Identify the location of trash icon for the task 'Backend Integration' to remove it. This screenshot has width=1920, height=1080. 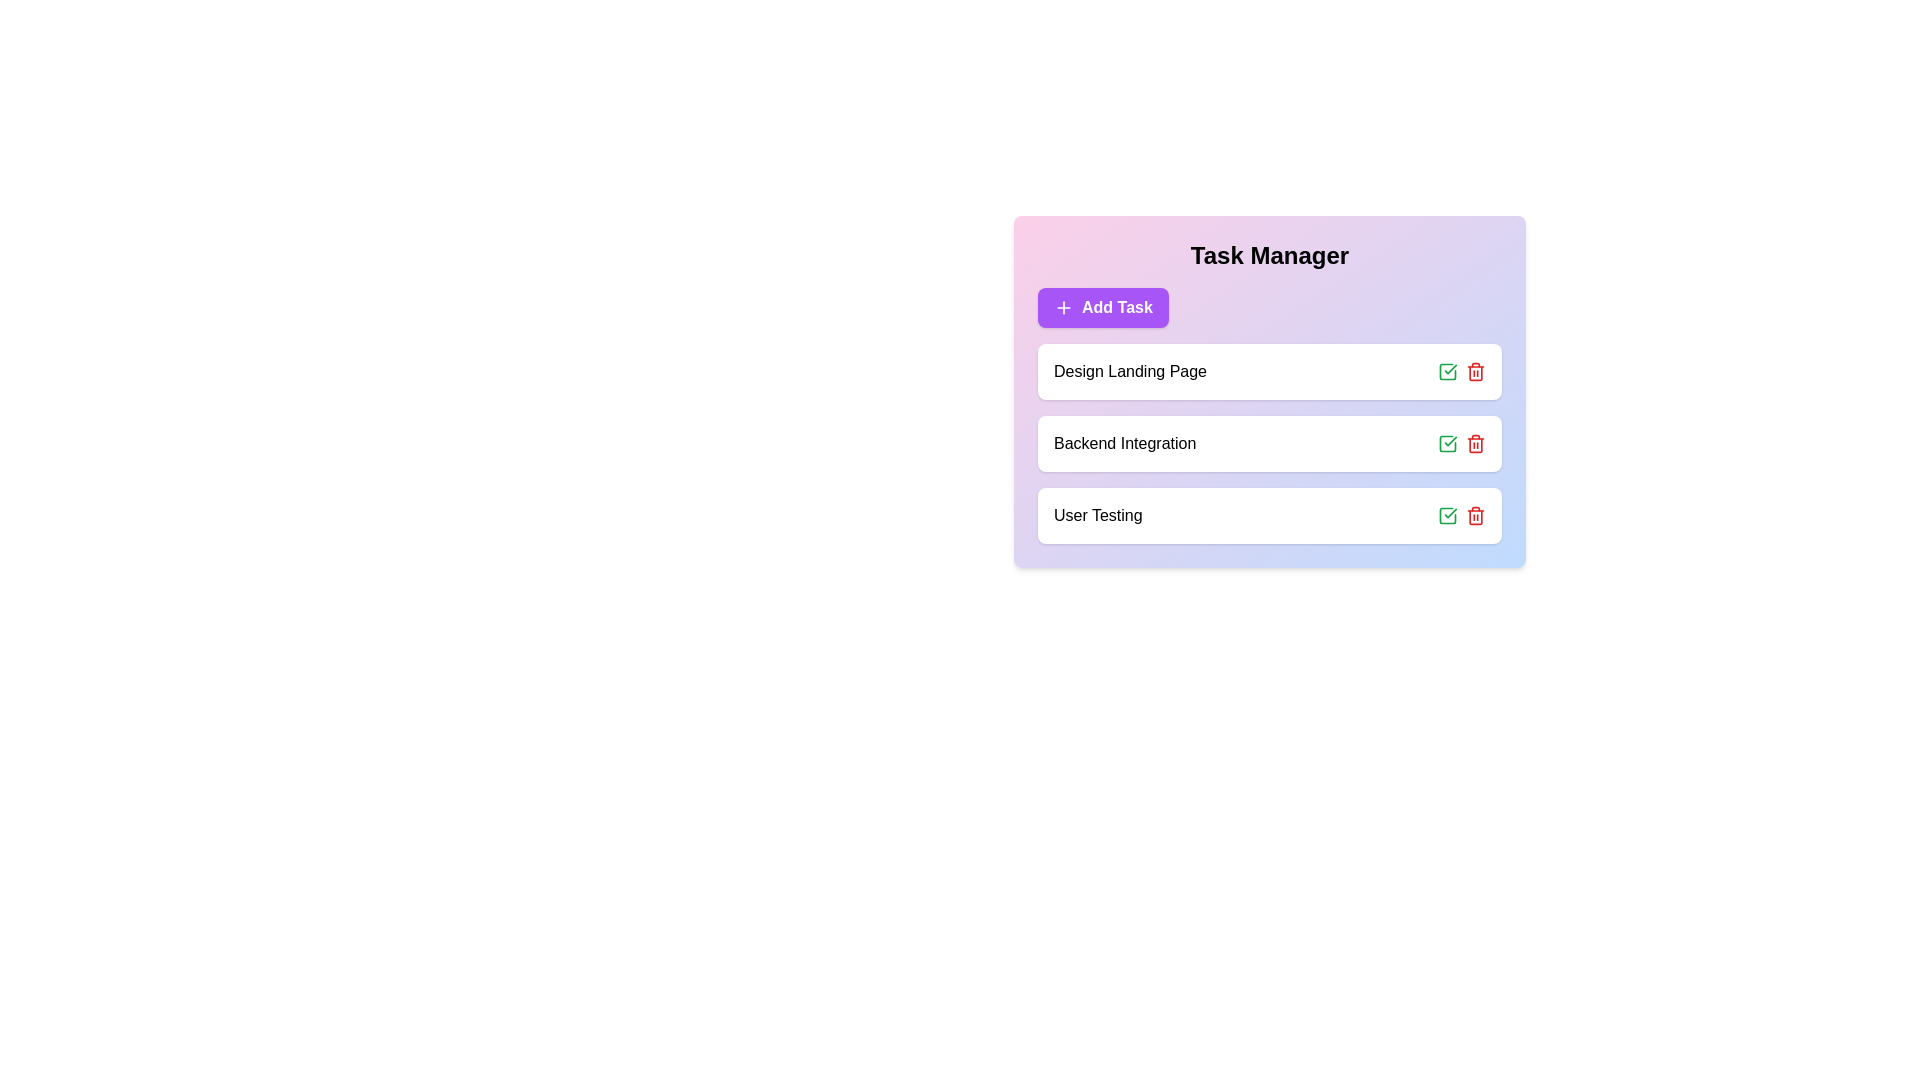
(1476, 442).